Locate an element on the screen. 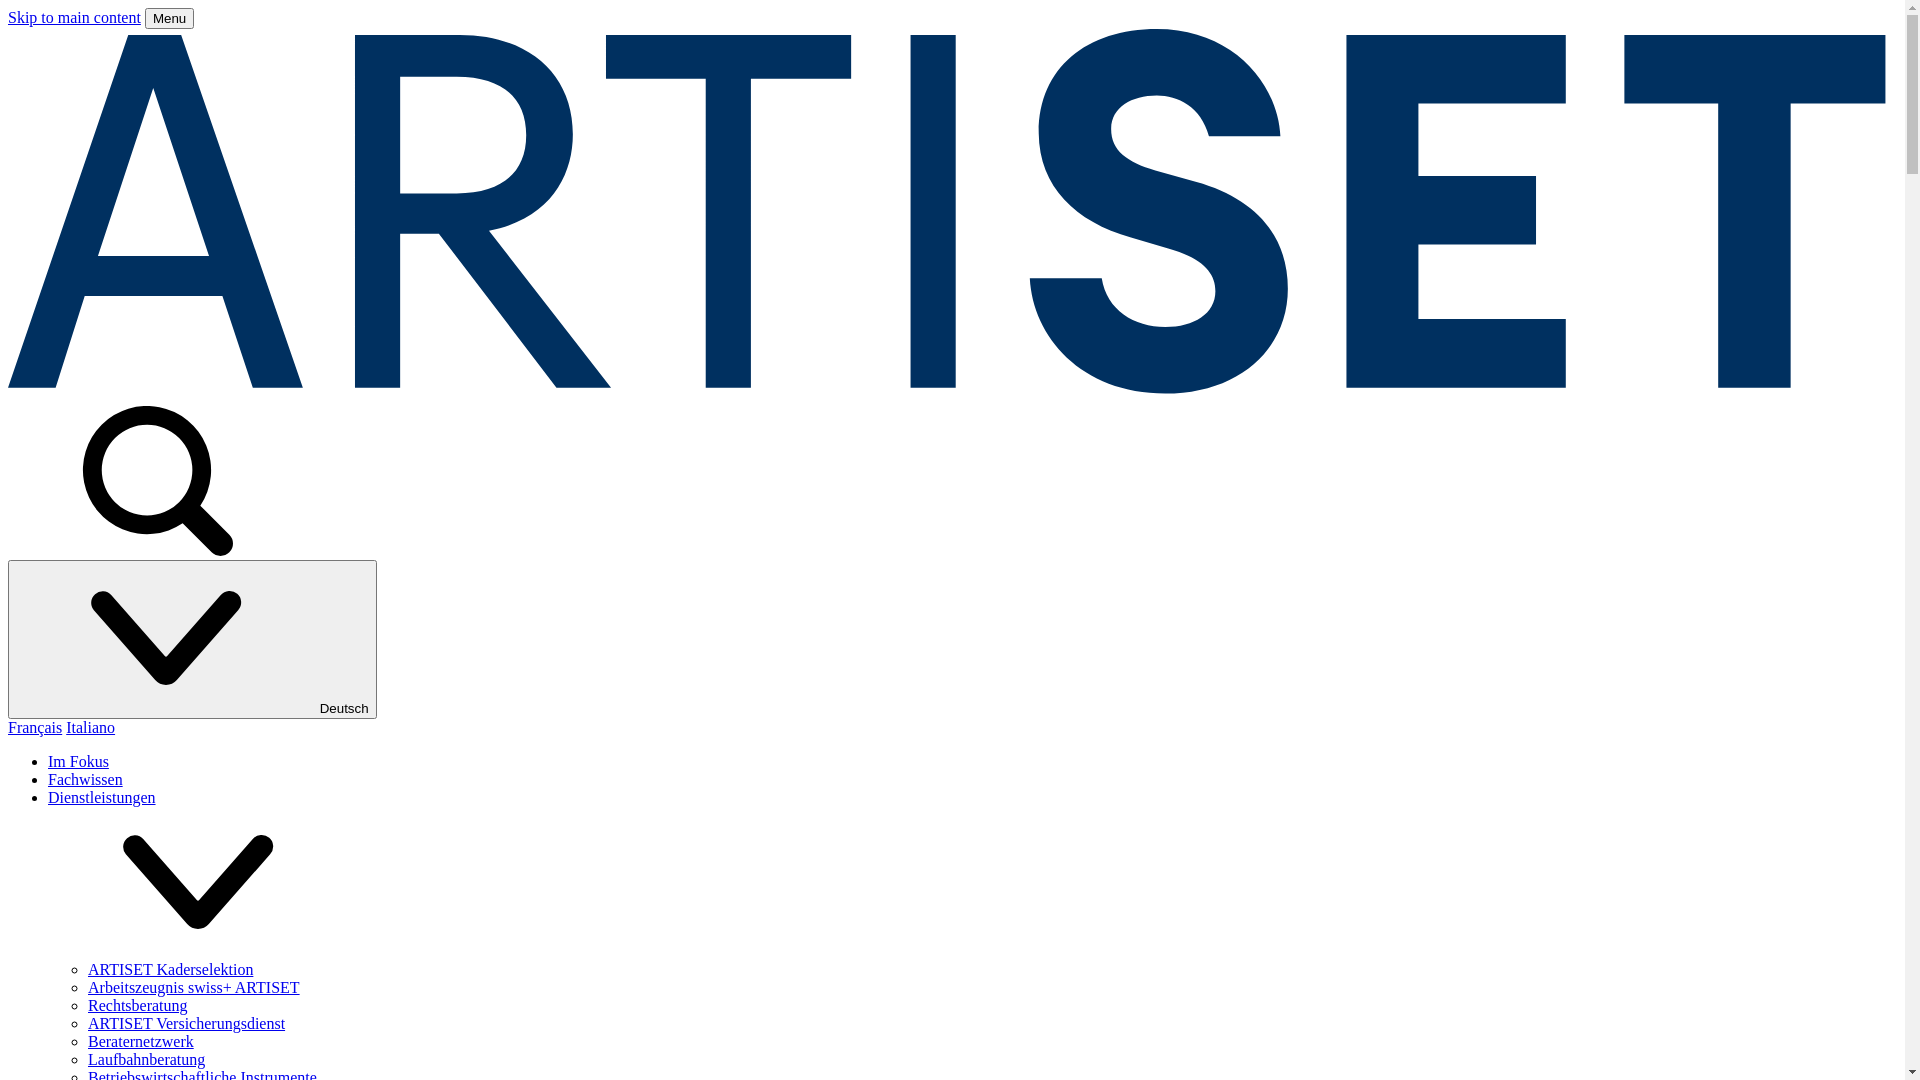  'Rechtsberatung' is located at coordinates (137, 1005).